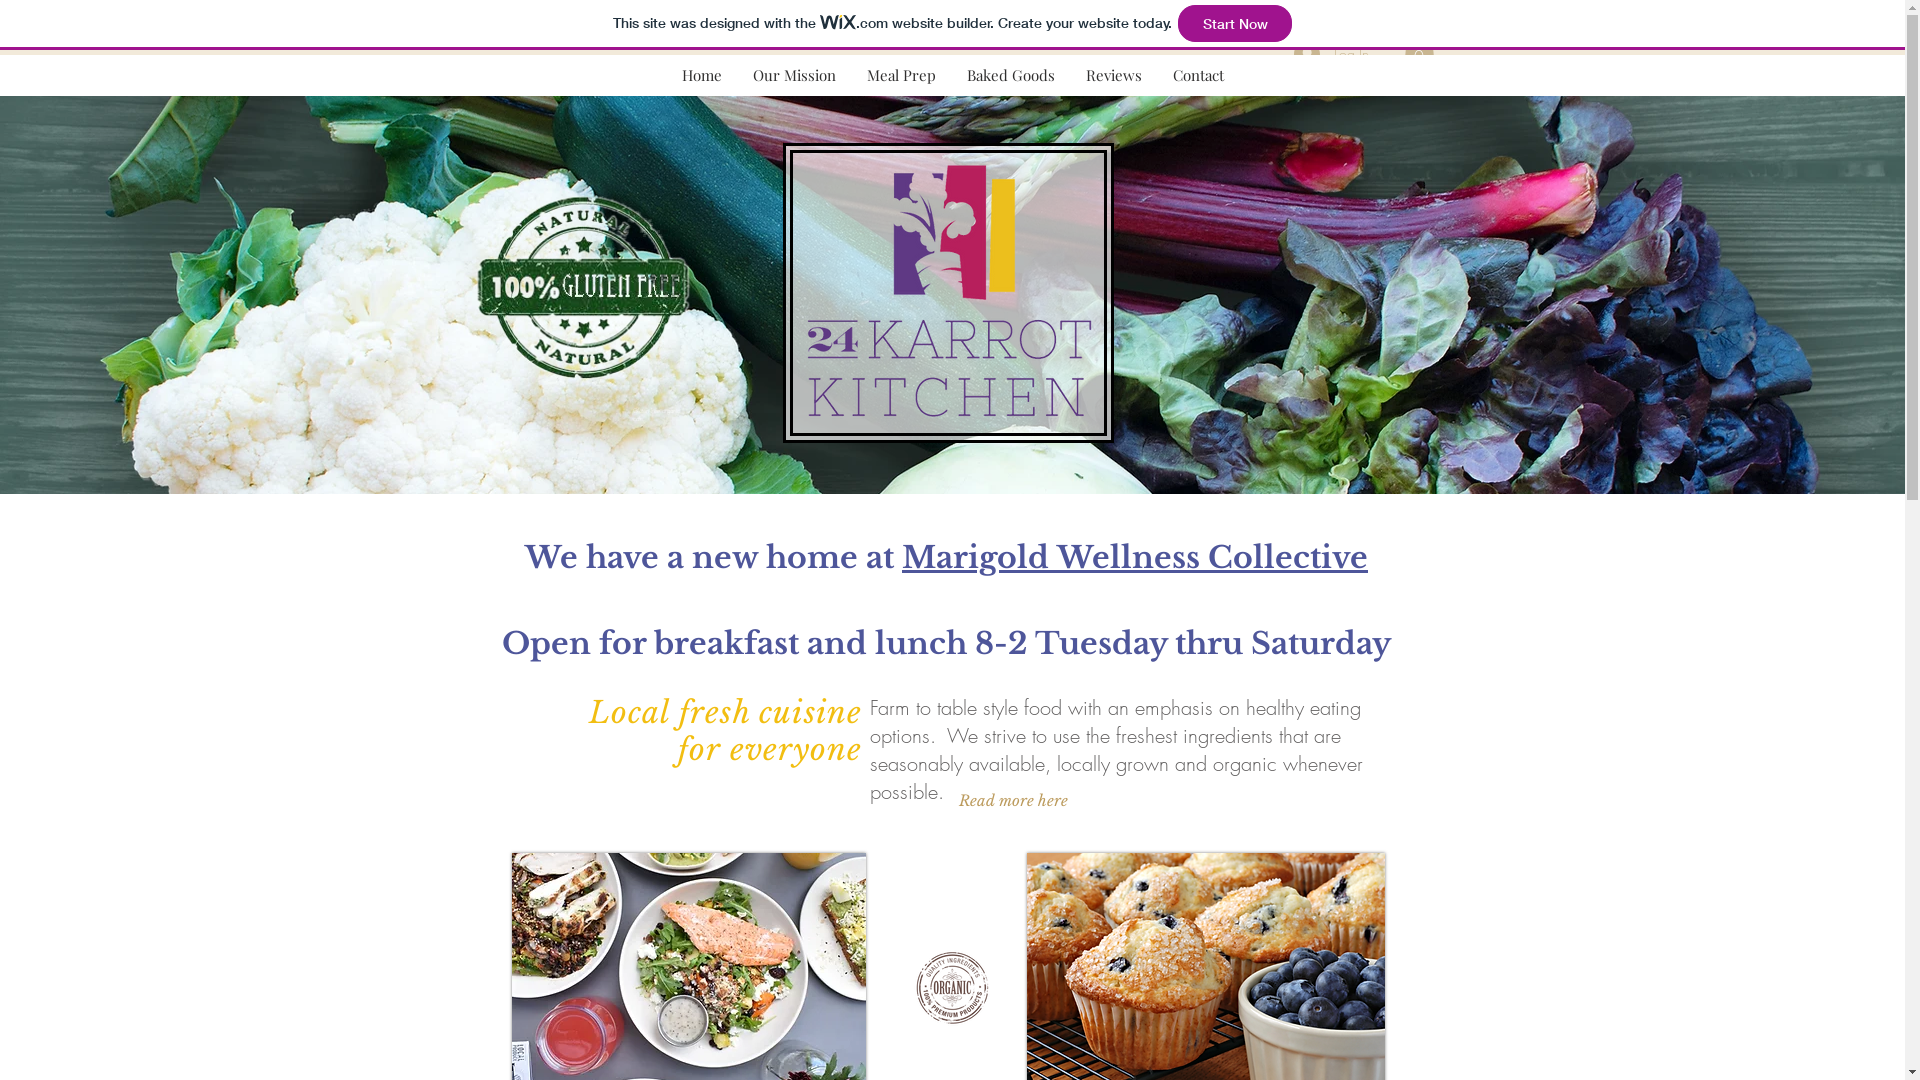 Image resolution: width=1920 pixels, height=1080 pixels. I want to click on 'Home', so click(701, 74).